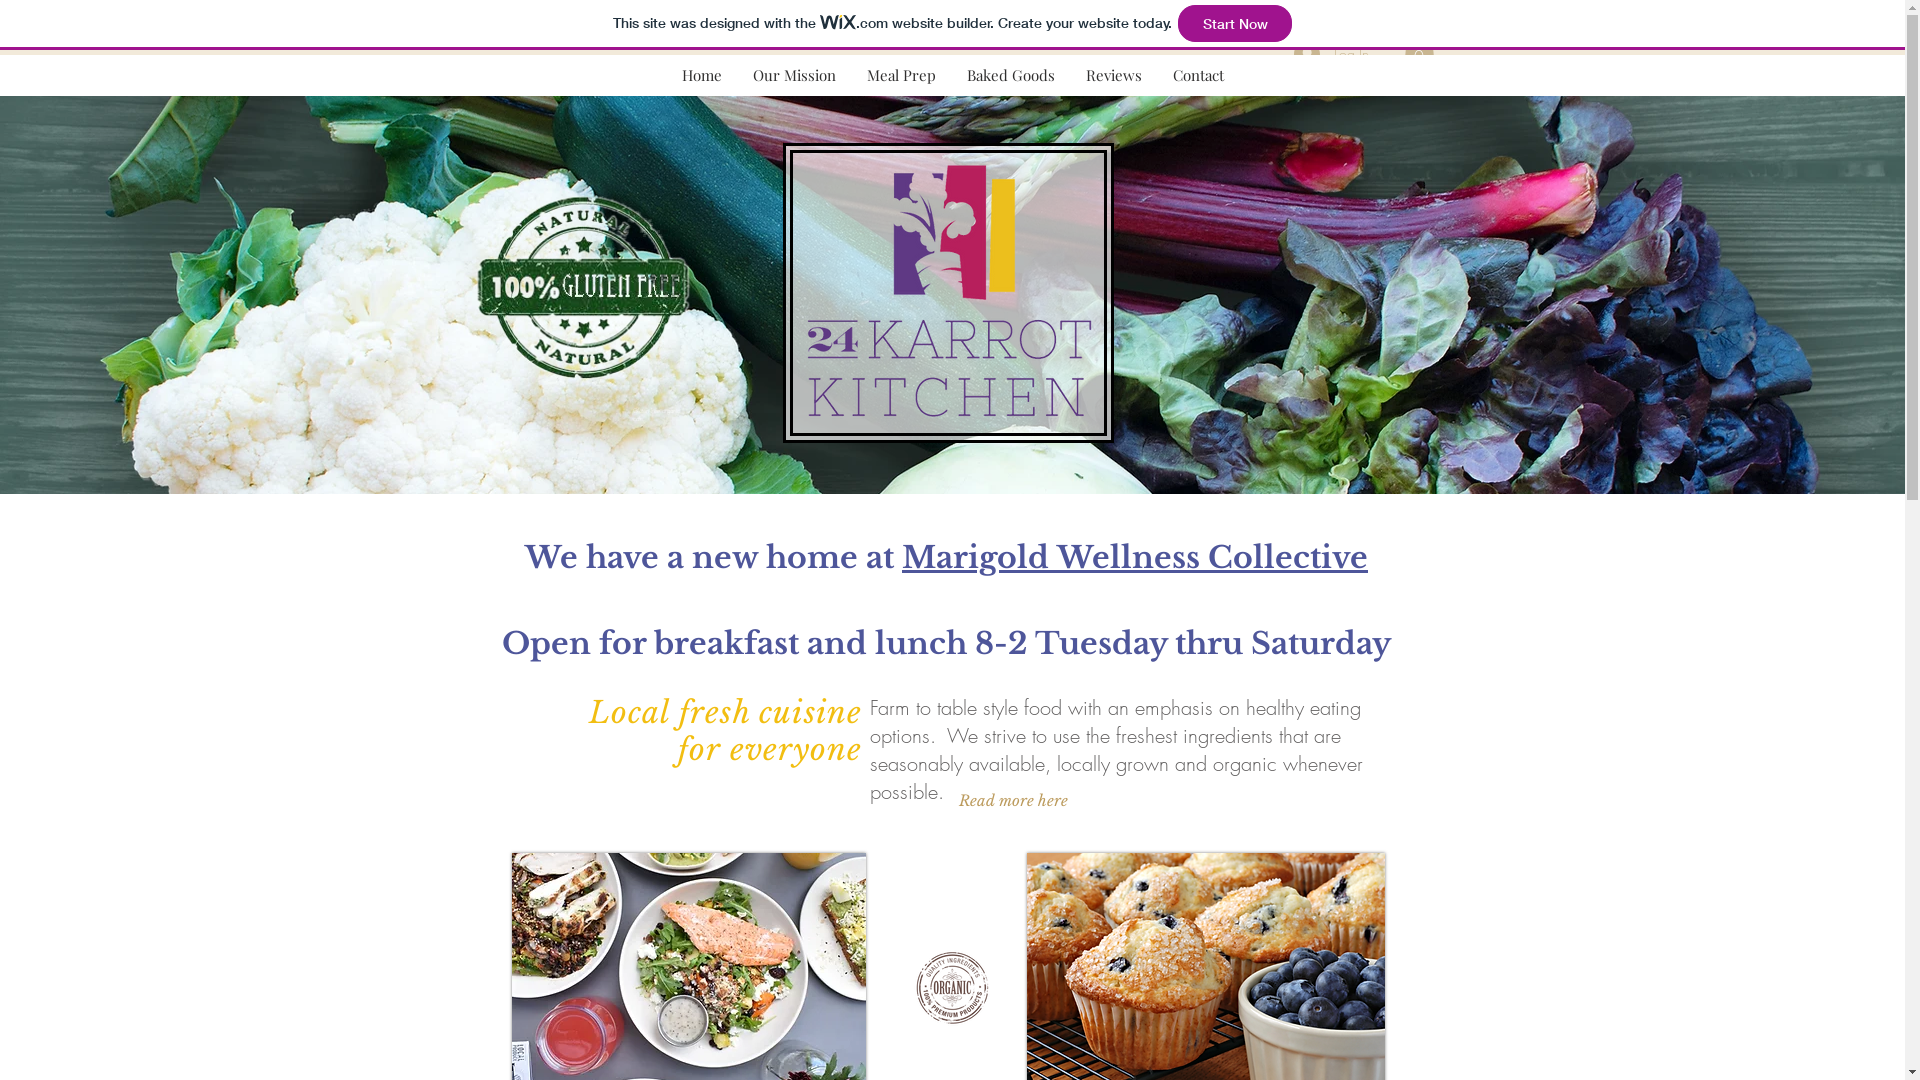 Image resolution: width=1920 pixels, height=1080 pixels. I want to click on 'Home', so click(701, 74).